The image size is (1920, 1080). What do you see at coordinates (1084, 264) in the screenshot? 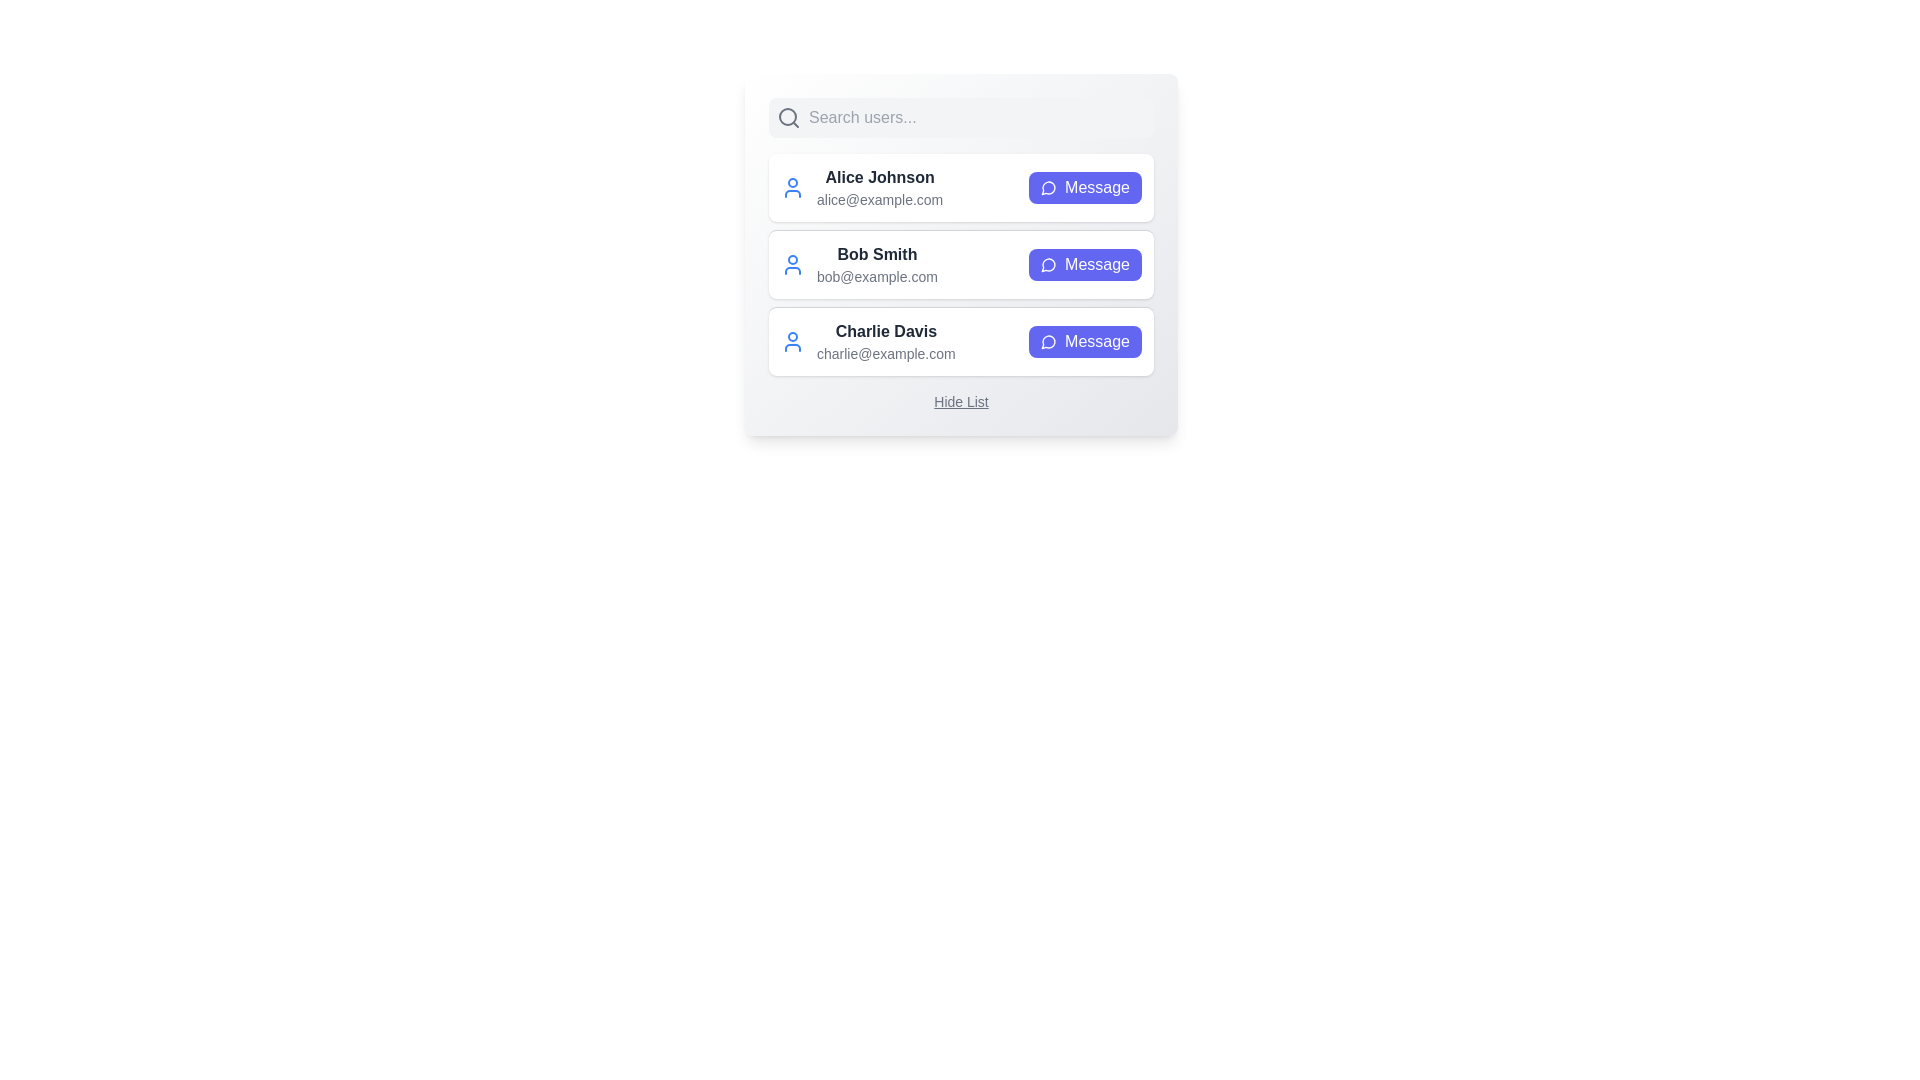
I see `the 'Message' button corresponding to Bob Smith` at bounding box center [1084, 264].